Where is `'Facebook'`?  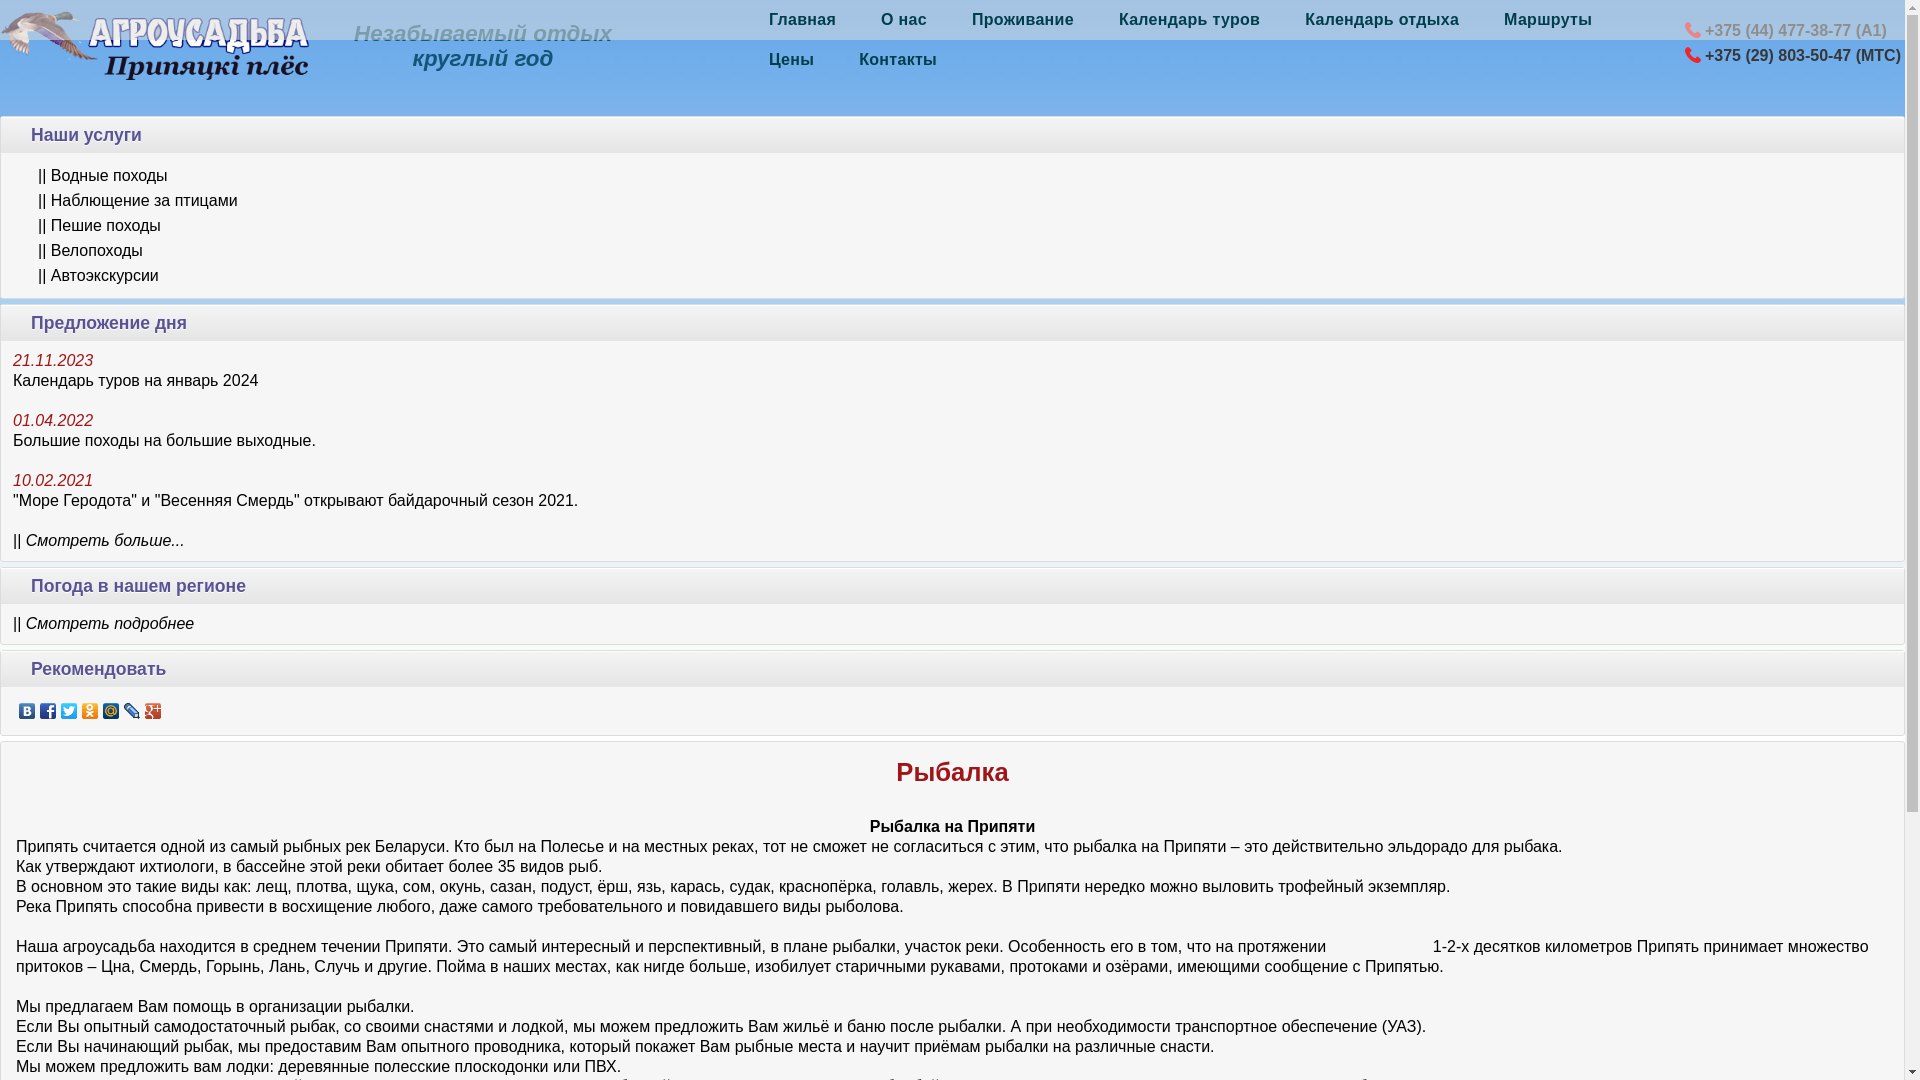
'Facebook' is located at coordinates (48, 709).